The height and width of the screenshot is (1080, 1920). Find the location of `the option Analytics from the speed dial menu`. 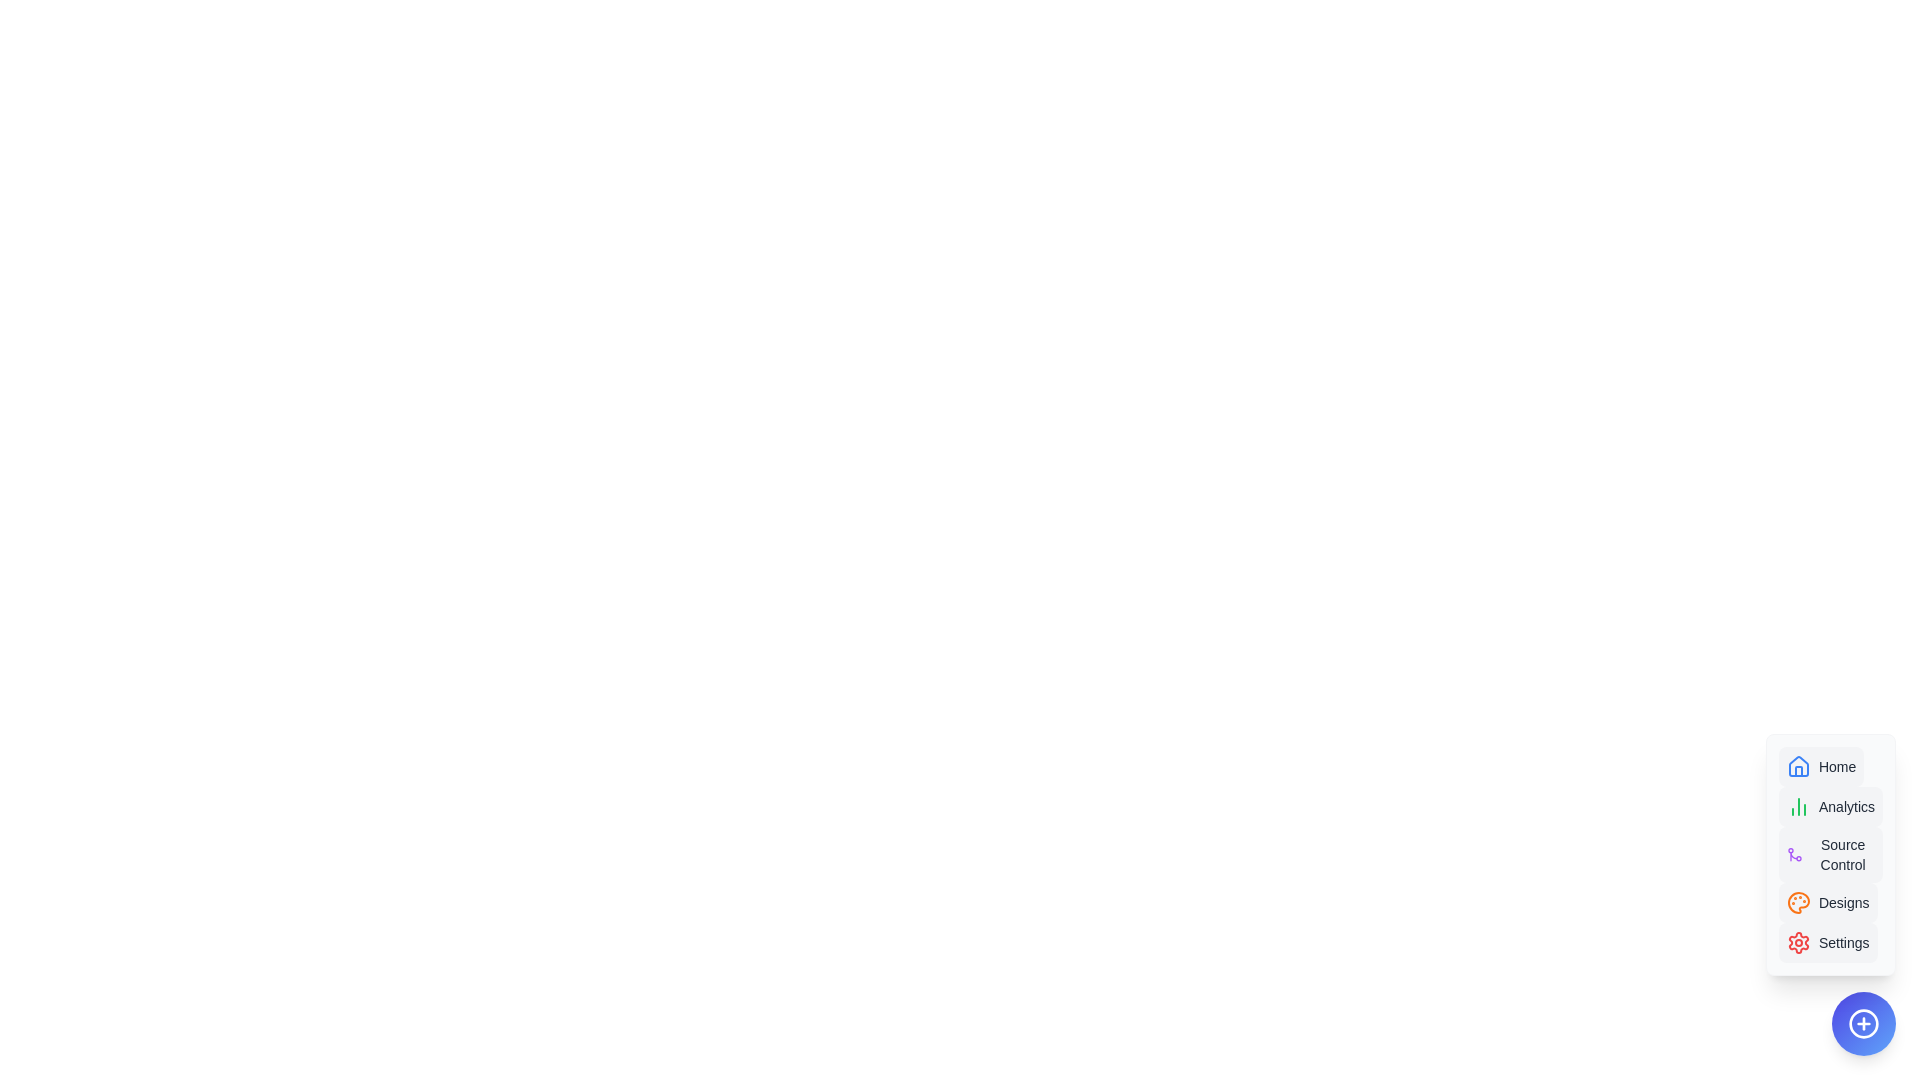

the option Analytics from the speed dial menu is located at coordinates (1830, 805).